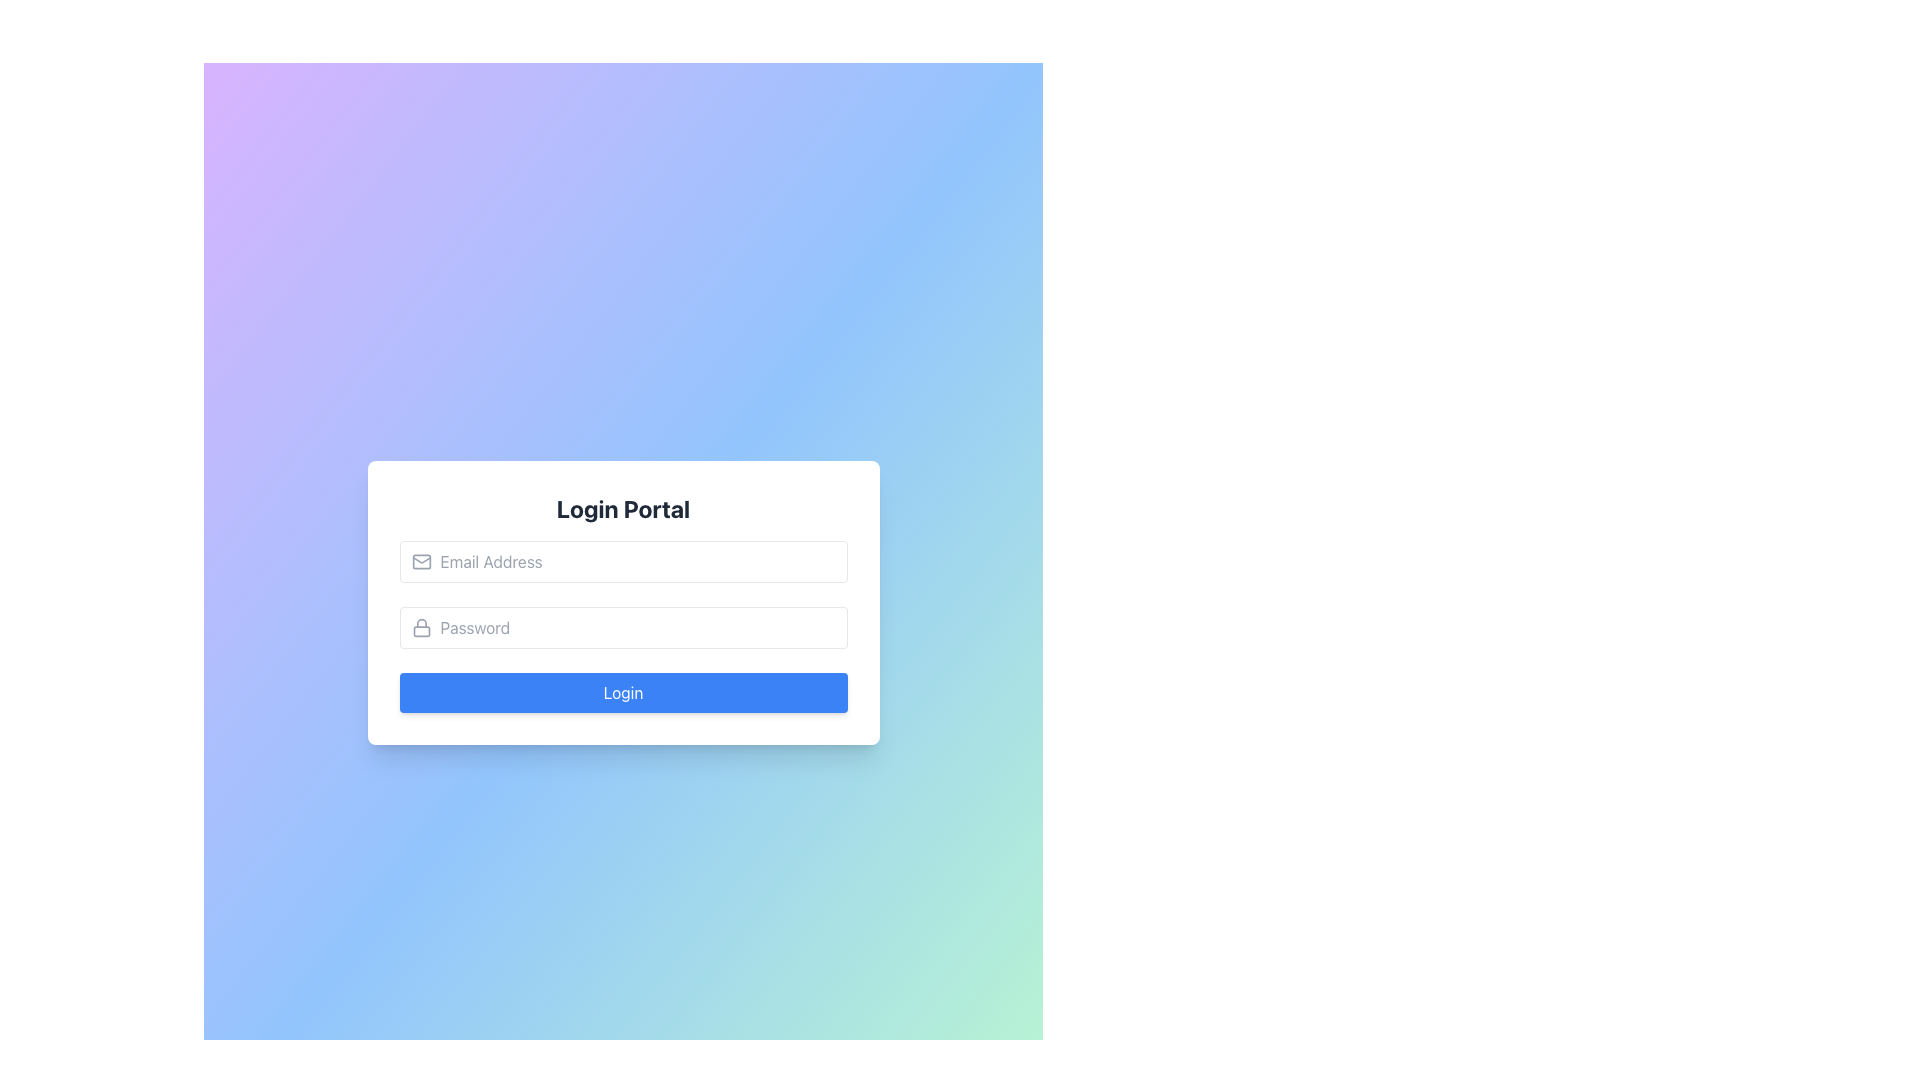 This screenshot has height=1080, width=1920. What do you see at coordinates (420, 627) in the screenshot?
I see `the lock icon located at the far left inside the password input field, which features a rounded rectangle base and a semi-circular arch at the top` at bounding box center [420, 627].